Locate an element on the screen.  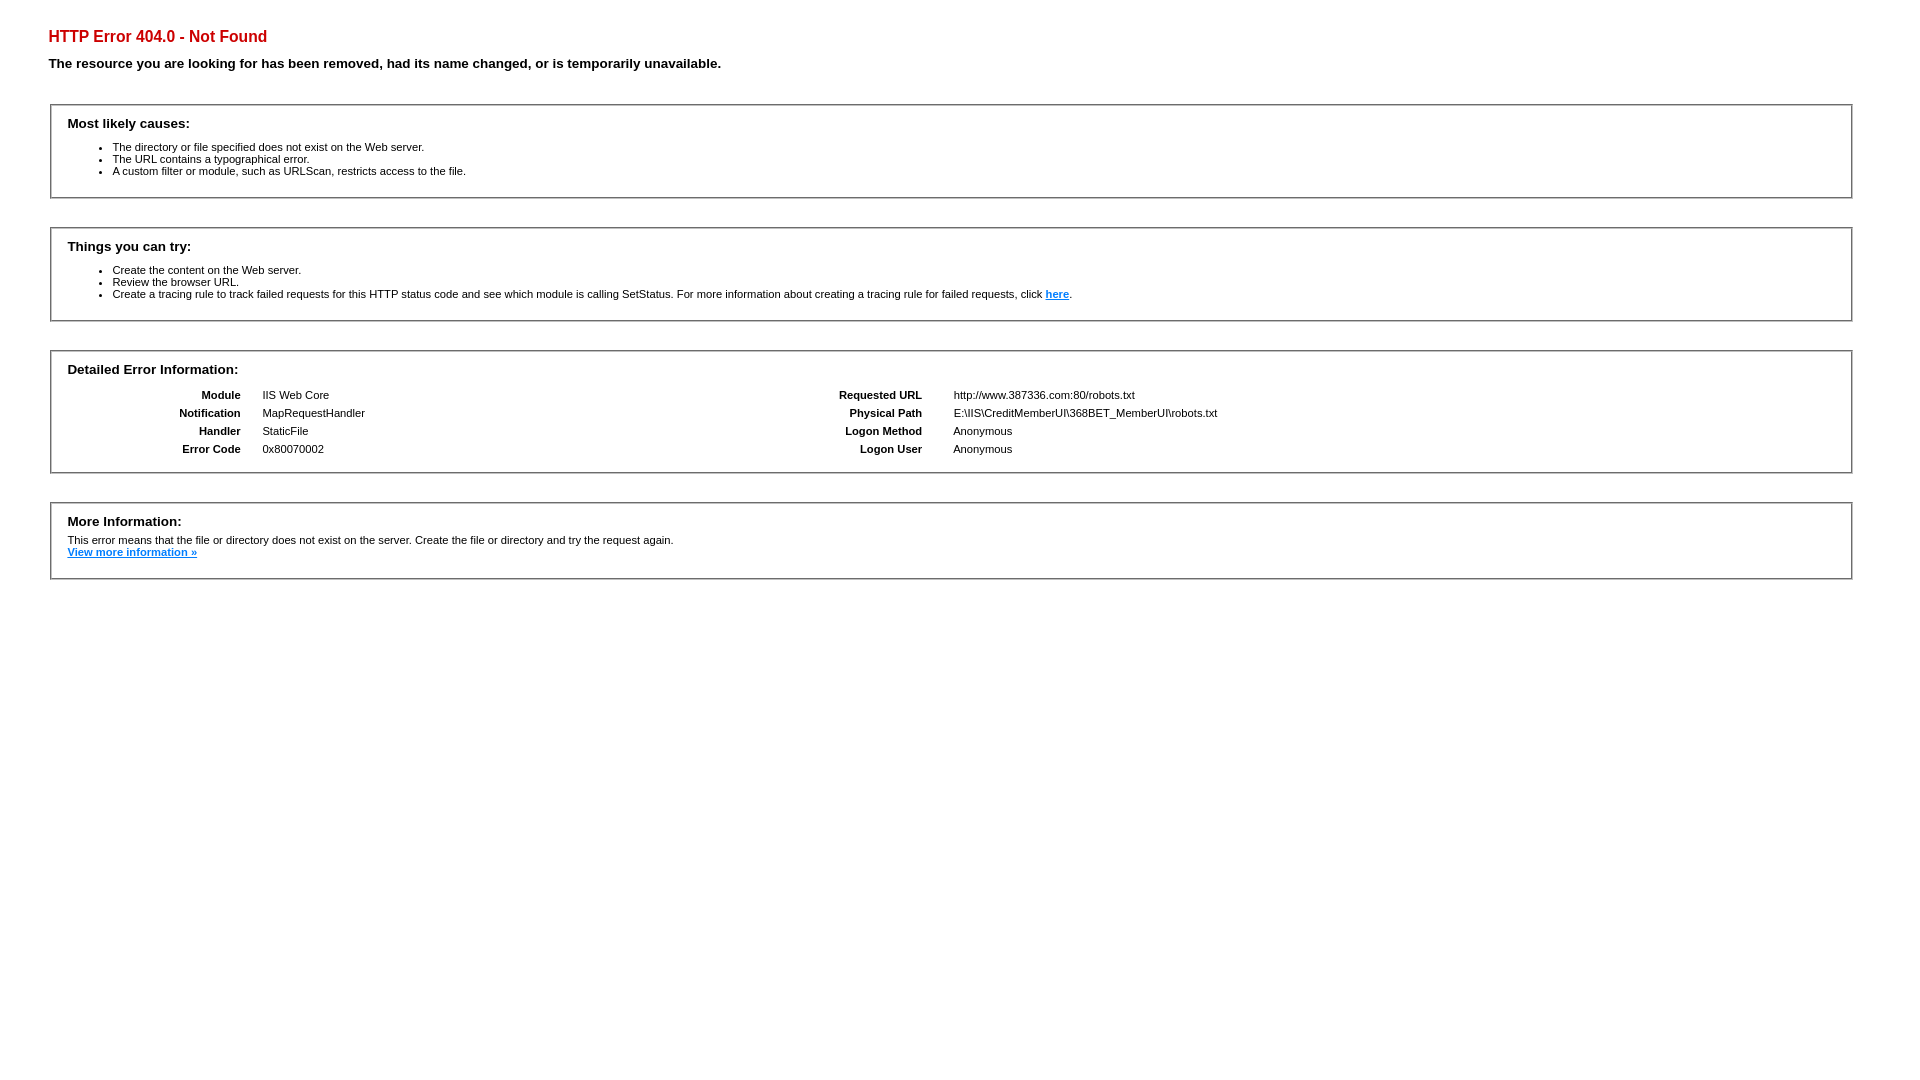
'here' is located at coordinates (1056, 293).